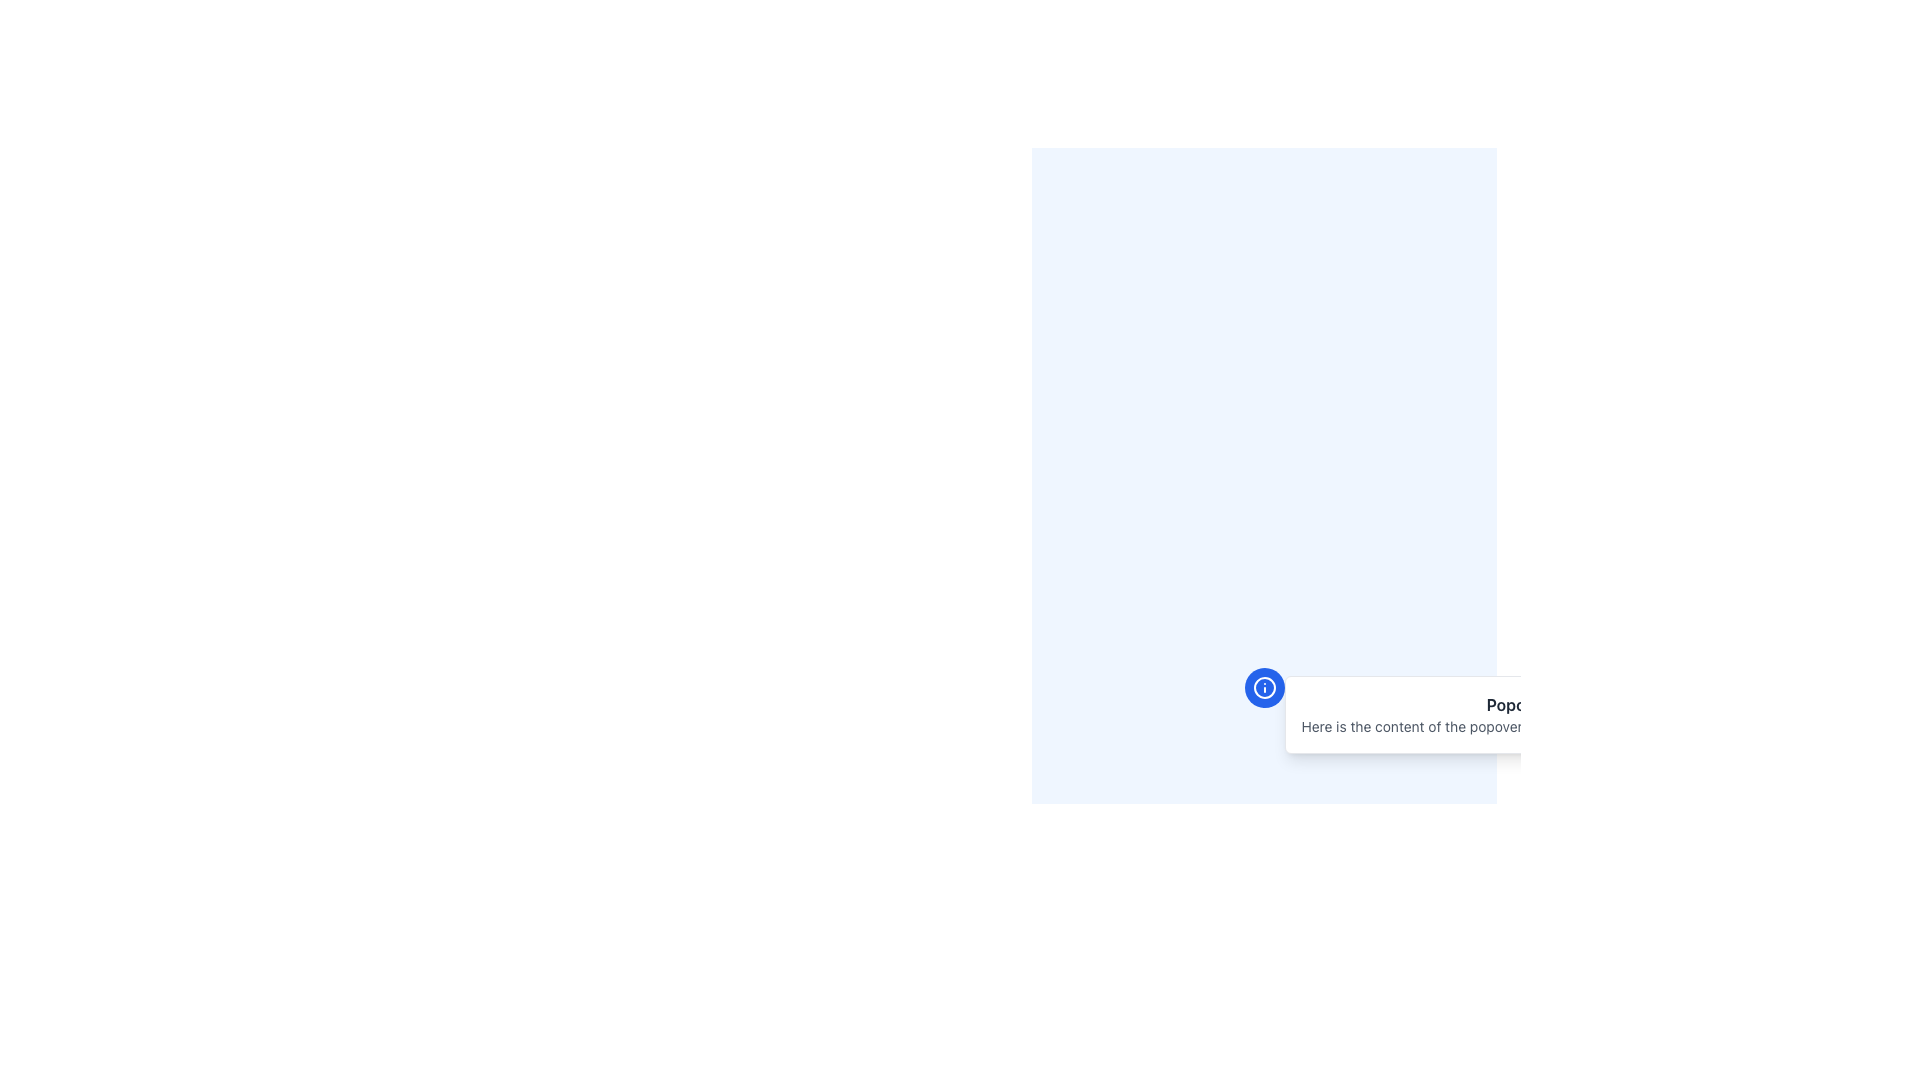  What do you see at coordinates (1263, 686) in the screenshot?
I see `the information/help icon located in the bottom-right region of the interface, which is part of an interactive toggle button that triggers a popover or tooltip when clicked` at bounding box center [1263, 686].